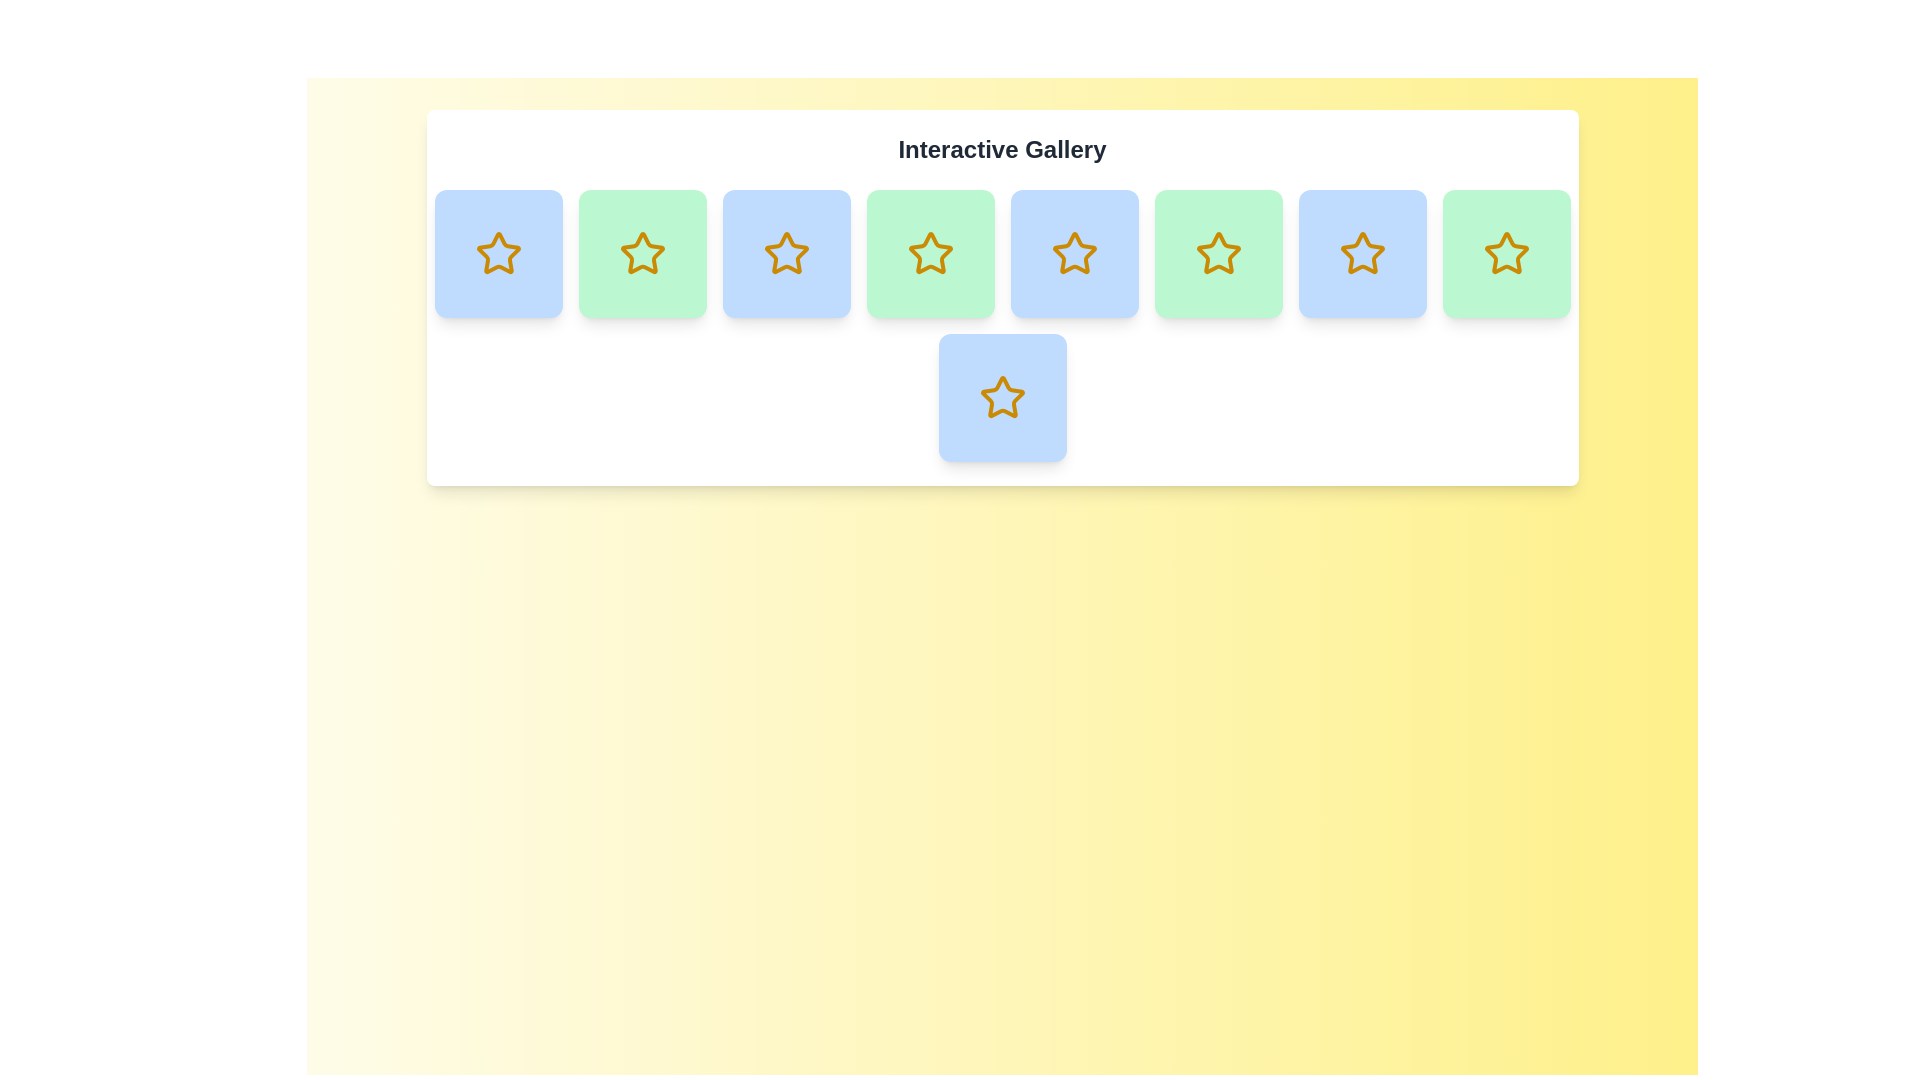  What do you see at coordinates (1073, 252) in the screenshot?
I see `the star-shaped icon` at bounding box center [1073, 252].